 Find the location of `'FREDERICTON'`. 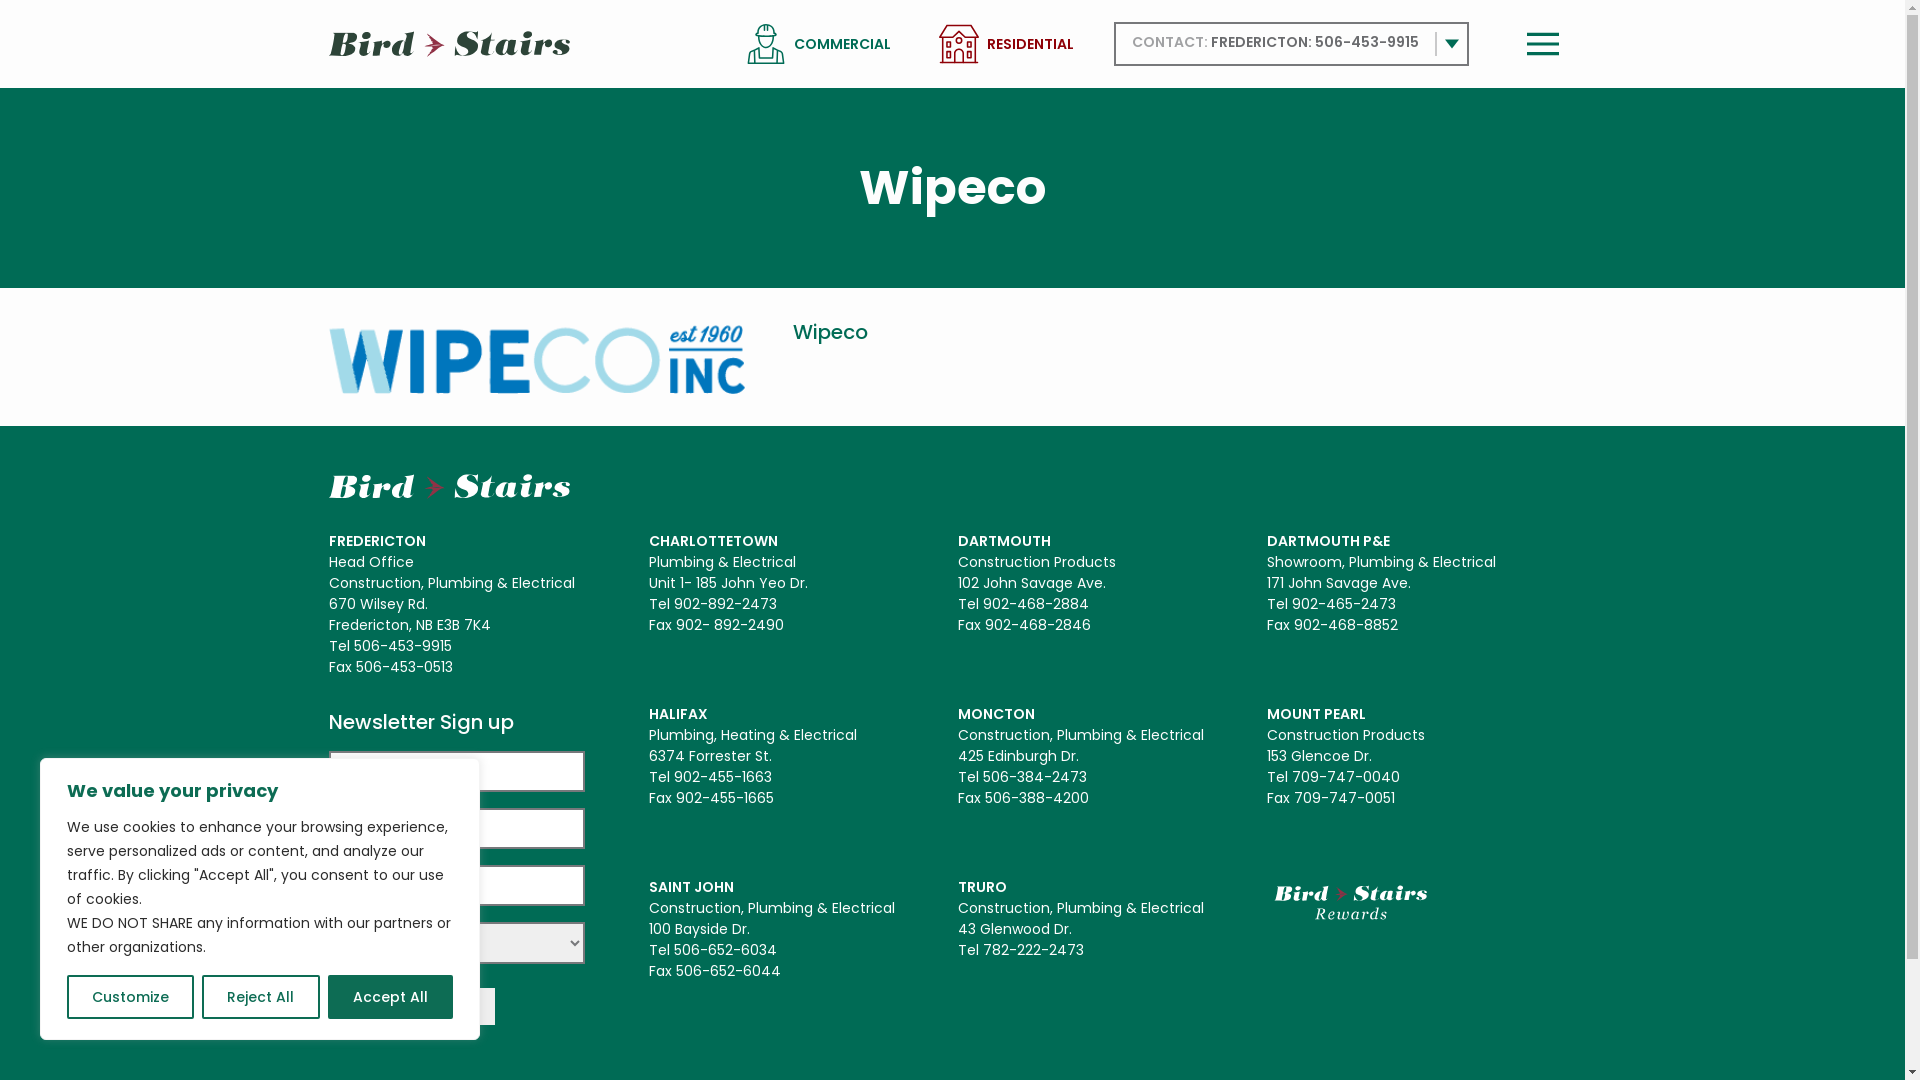

'FREDERICTON' is located at coordinates (376, 540).